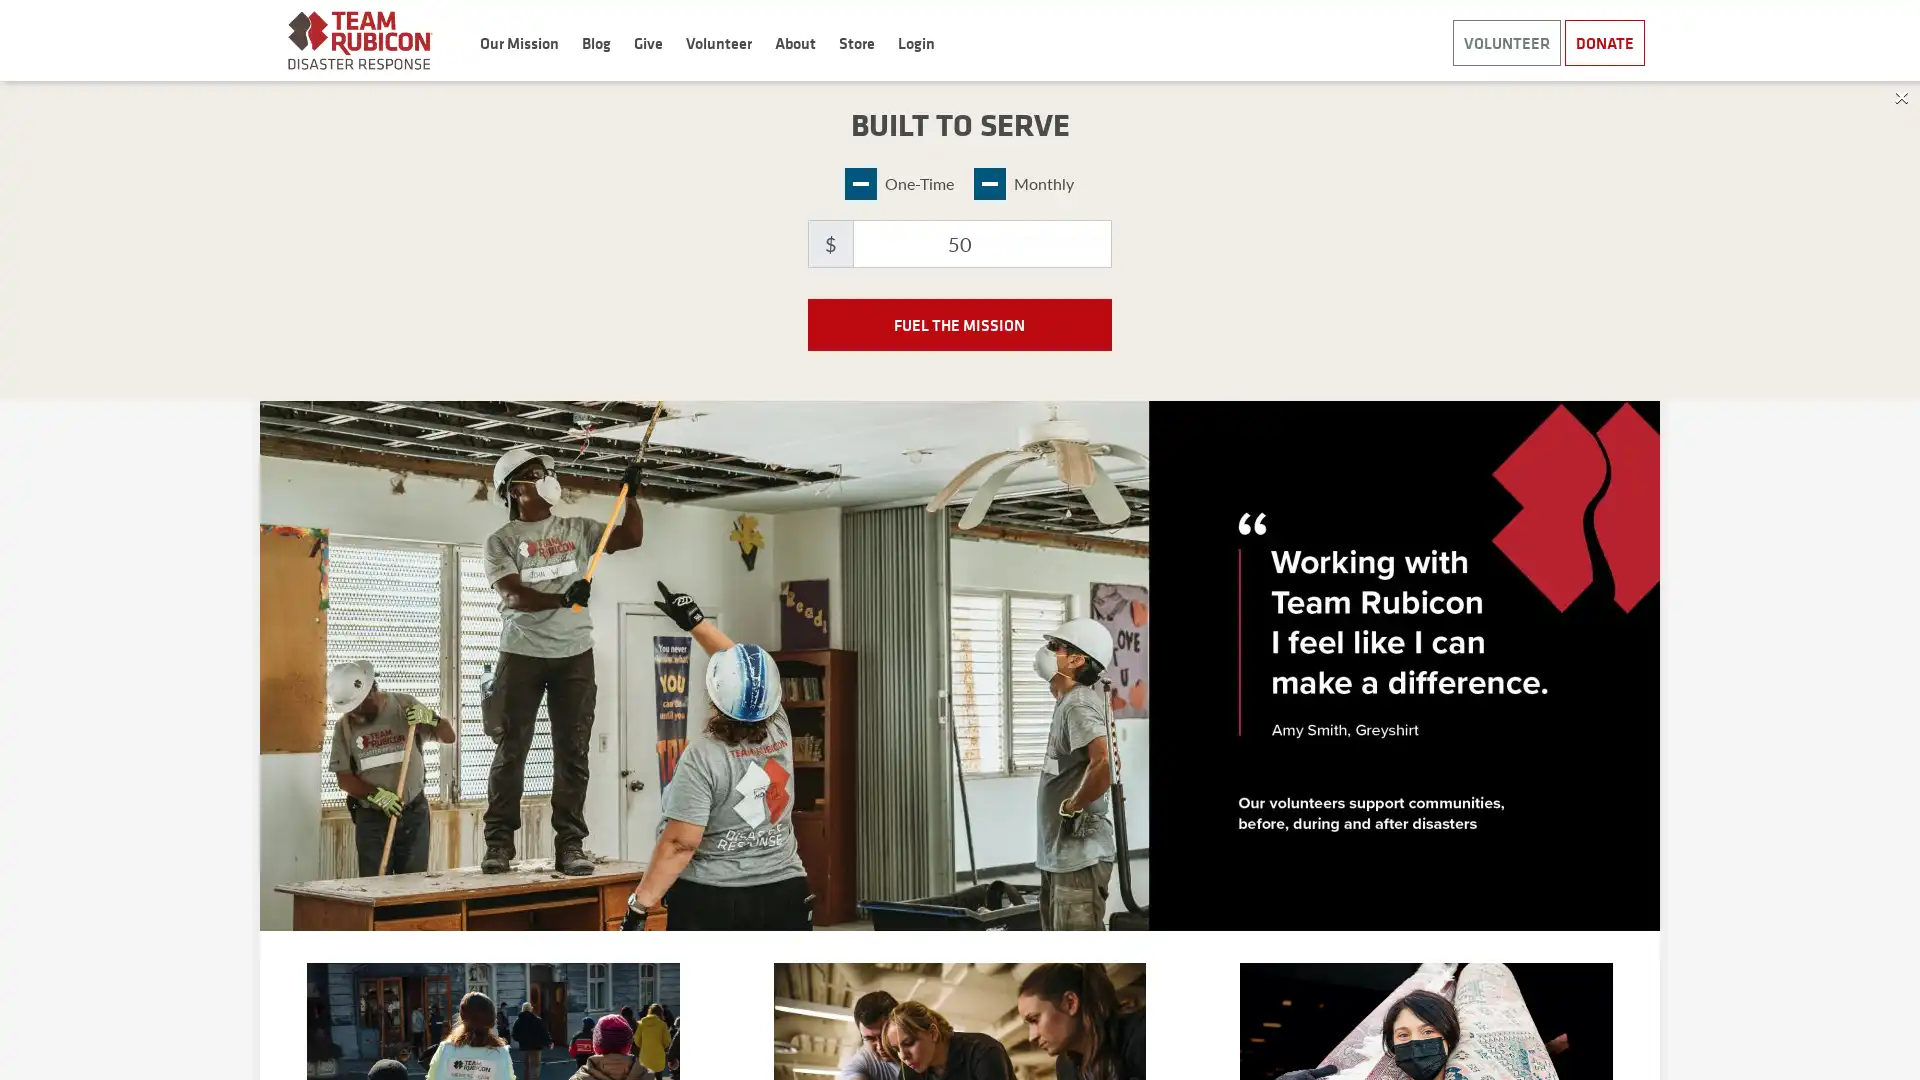 This screenshot has width=1920, height=1080. What do you see at coordinates (958, 323) in the screenshot?
I see `FUEL THE MISSION` at bounding box center [958, 323].